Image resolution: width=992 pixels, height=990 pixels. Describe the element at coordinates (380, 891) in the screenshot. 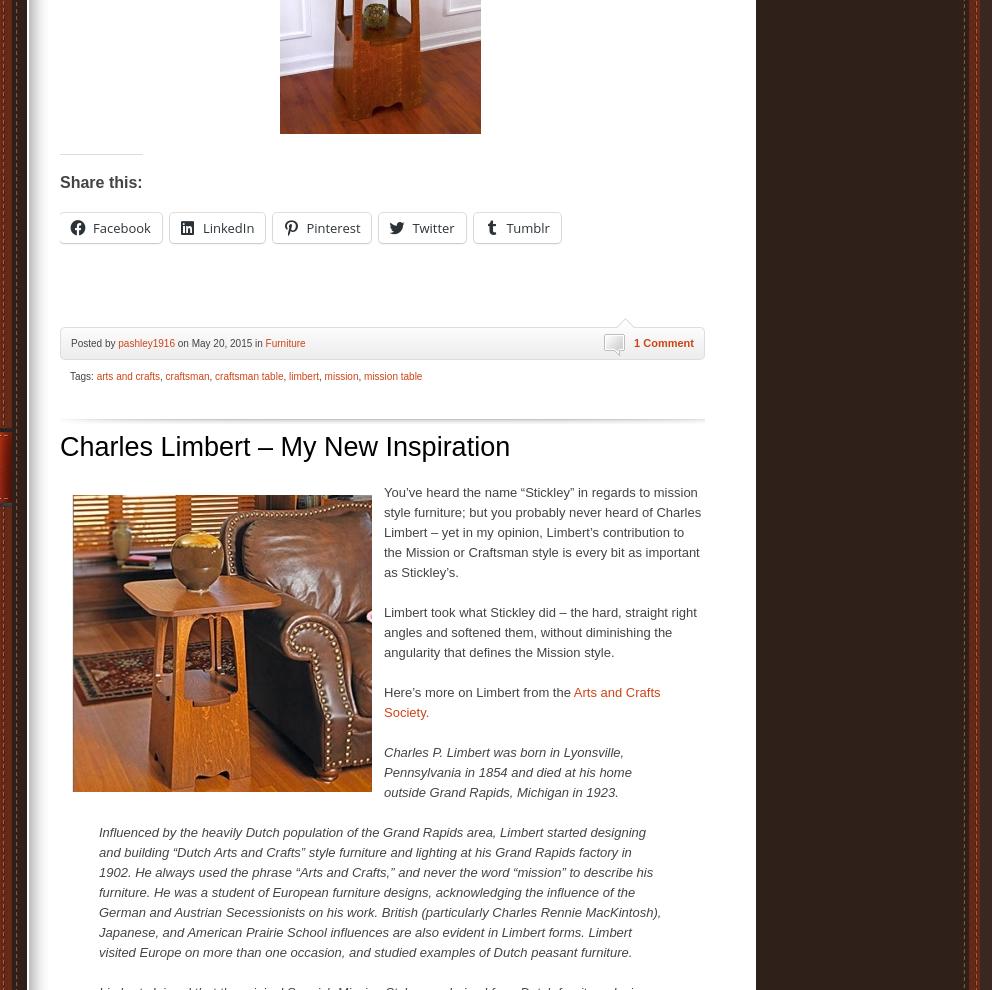

I see `'Influenced by the heavily Dutch population of the Grand Rapids area, Limbert started designing and building “Dutch Arts and Crafts” style furniture and lighting at his Grand Rapids factory in 1902. He always used the phrase “Arts and Crafts,” and never the word “mission” to describe his furniture. He was a student of European furniture designs, acknowledging the influence of the German and Austrian Secessionists on his work. British (particularly Charles Rennie MacKintosh), Japanese, and American Prairie School influences are also evident in Limbert forms. Limbert visited Europe on more than one occasion, and studied examples of Dutch peasant furniture.'` at that location.